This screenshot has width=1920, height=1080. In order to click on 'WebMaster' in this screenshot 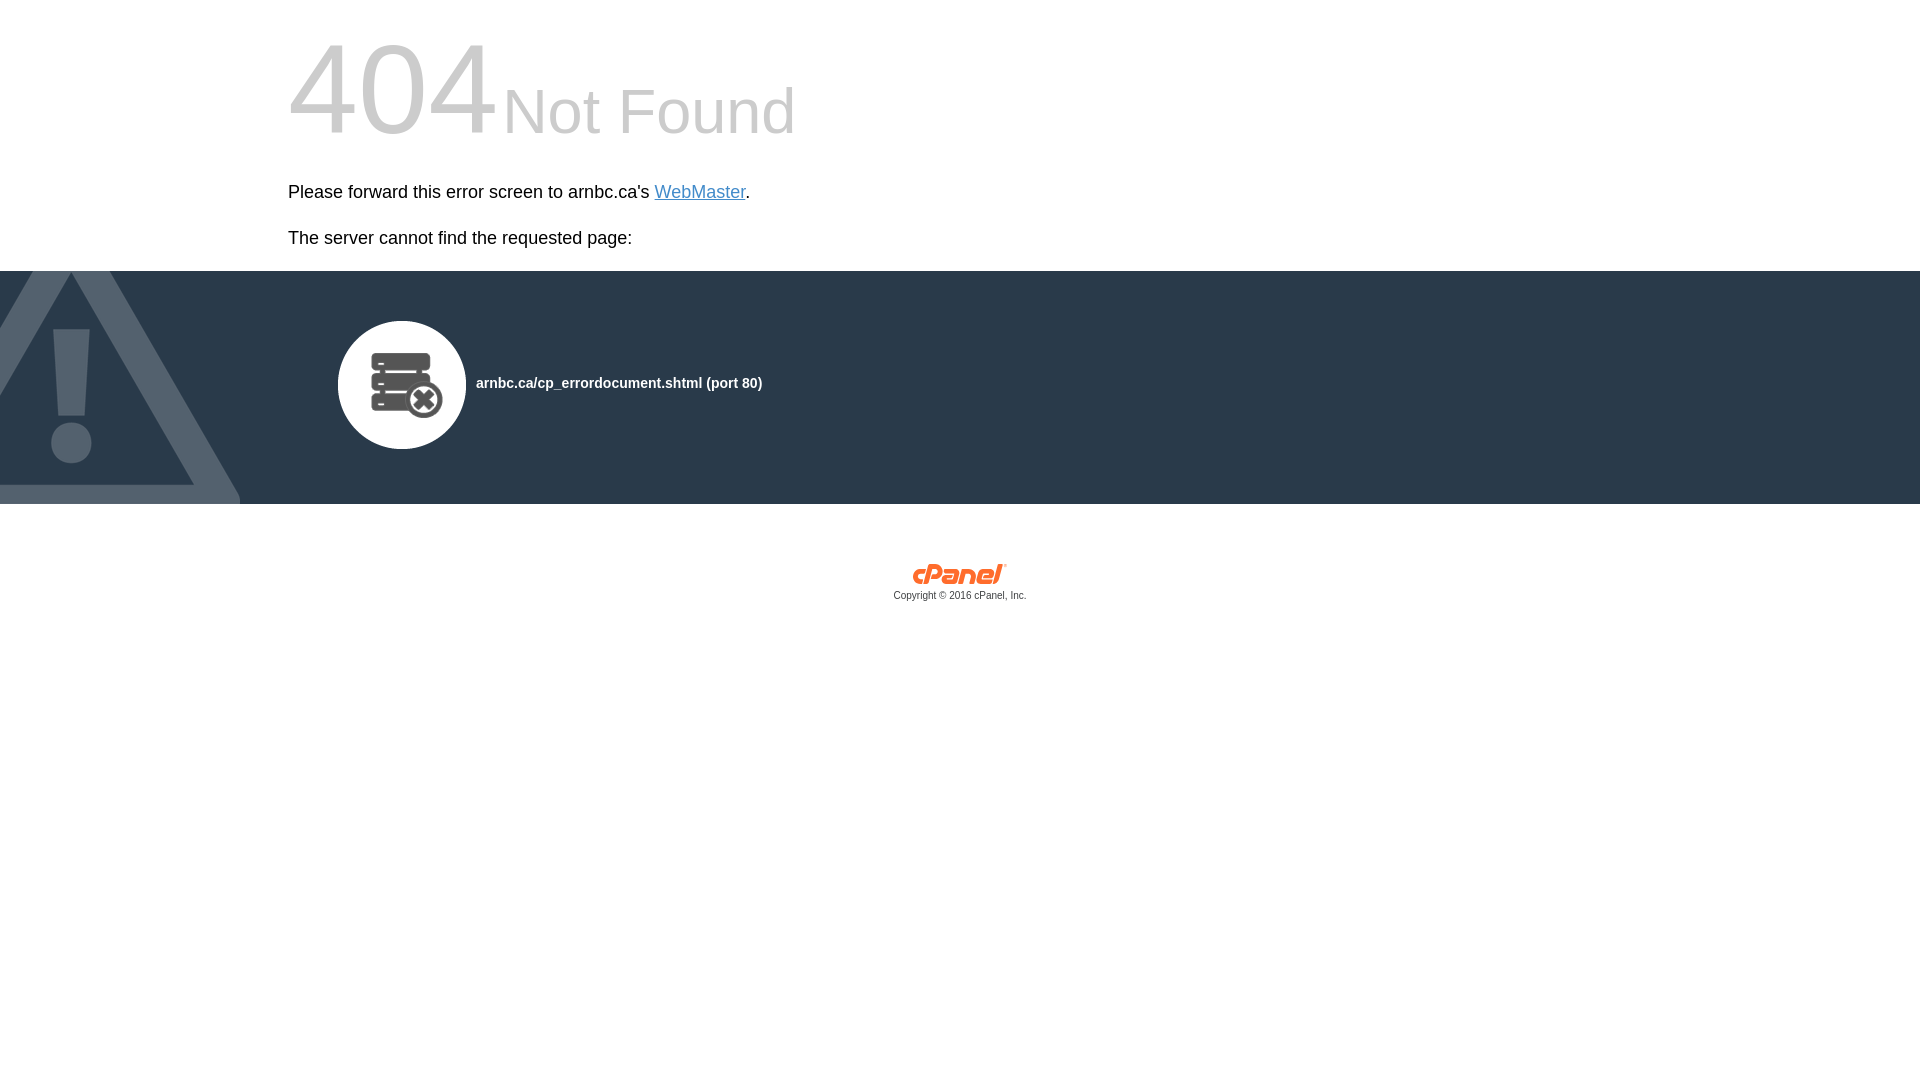, I will do `click(700, 192)`.